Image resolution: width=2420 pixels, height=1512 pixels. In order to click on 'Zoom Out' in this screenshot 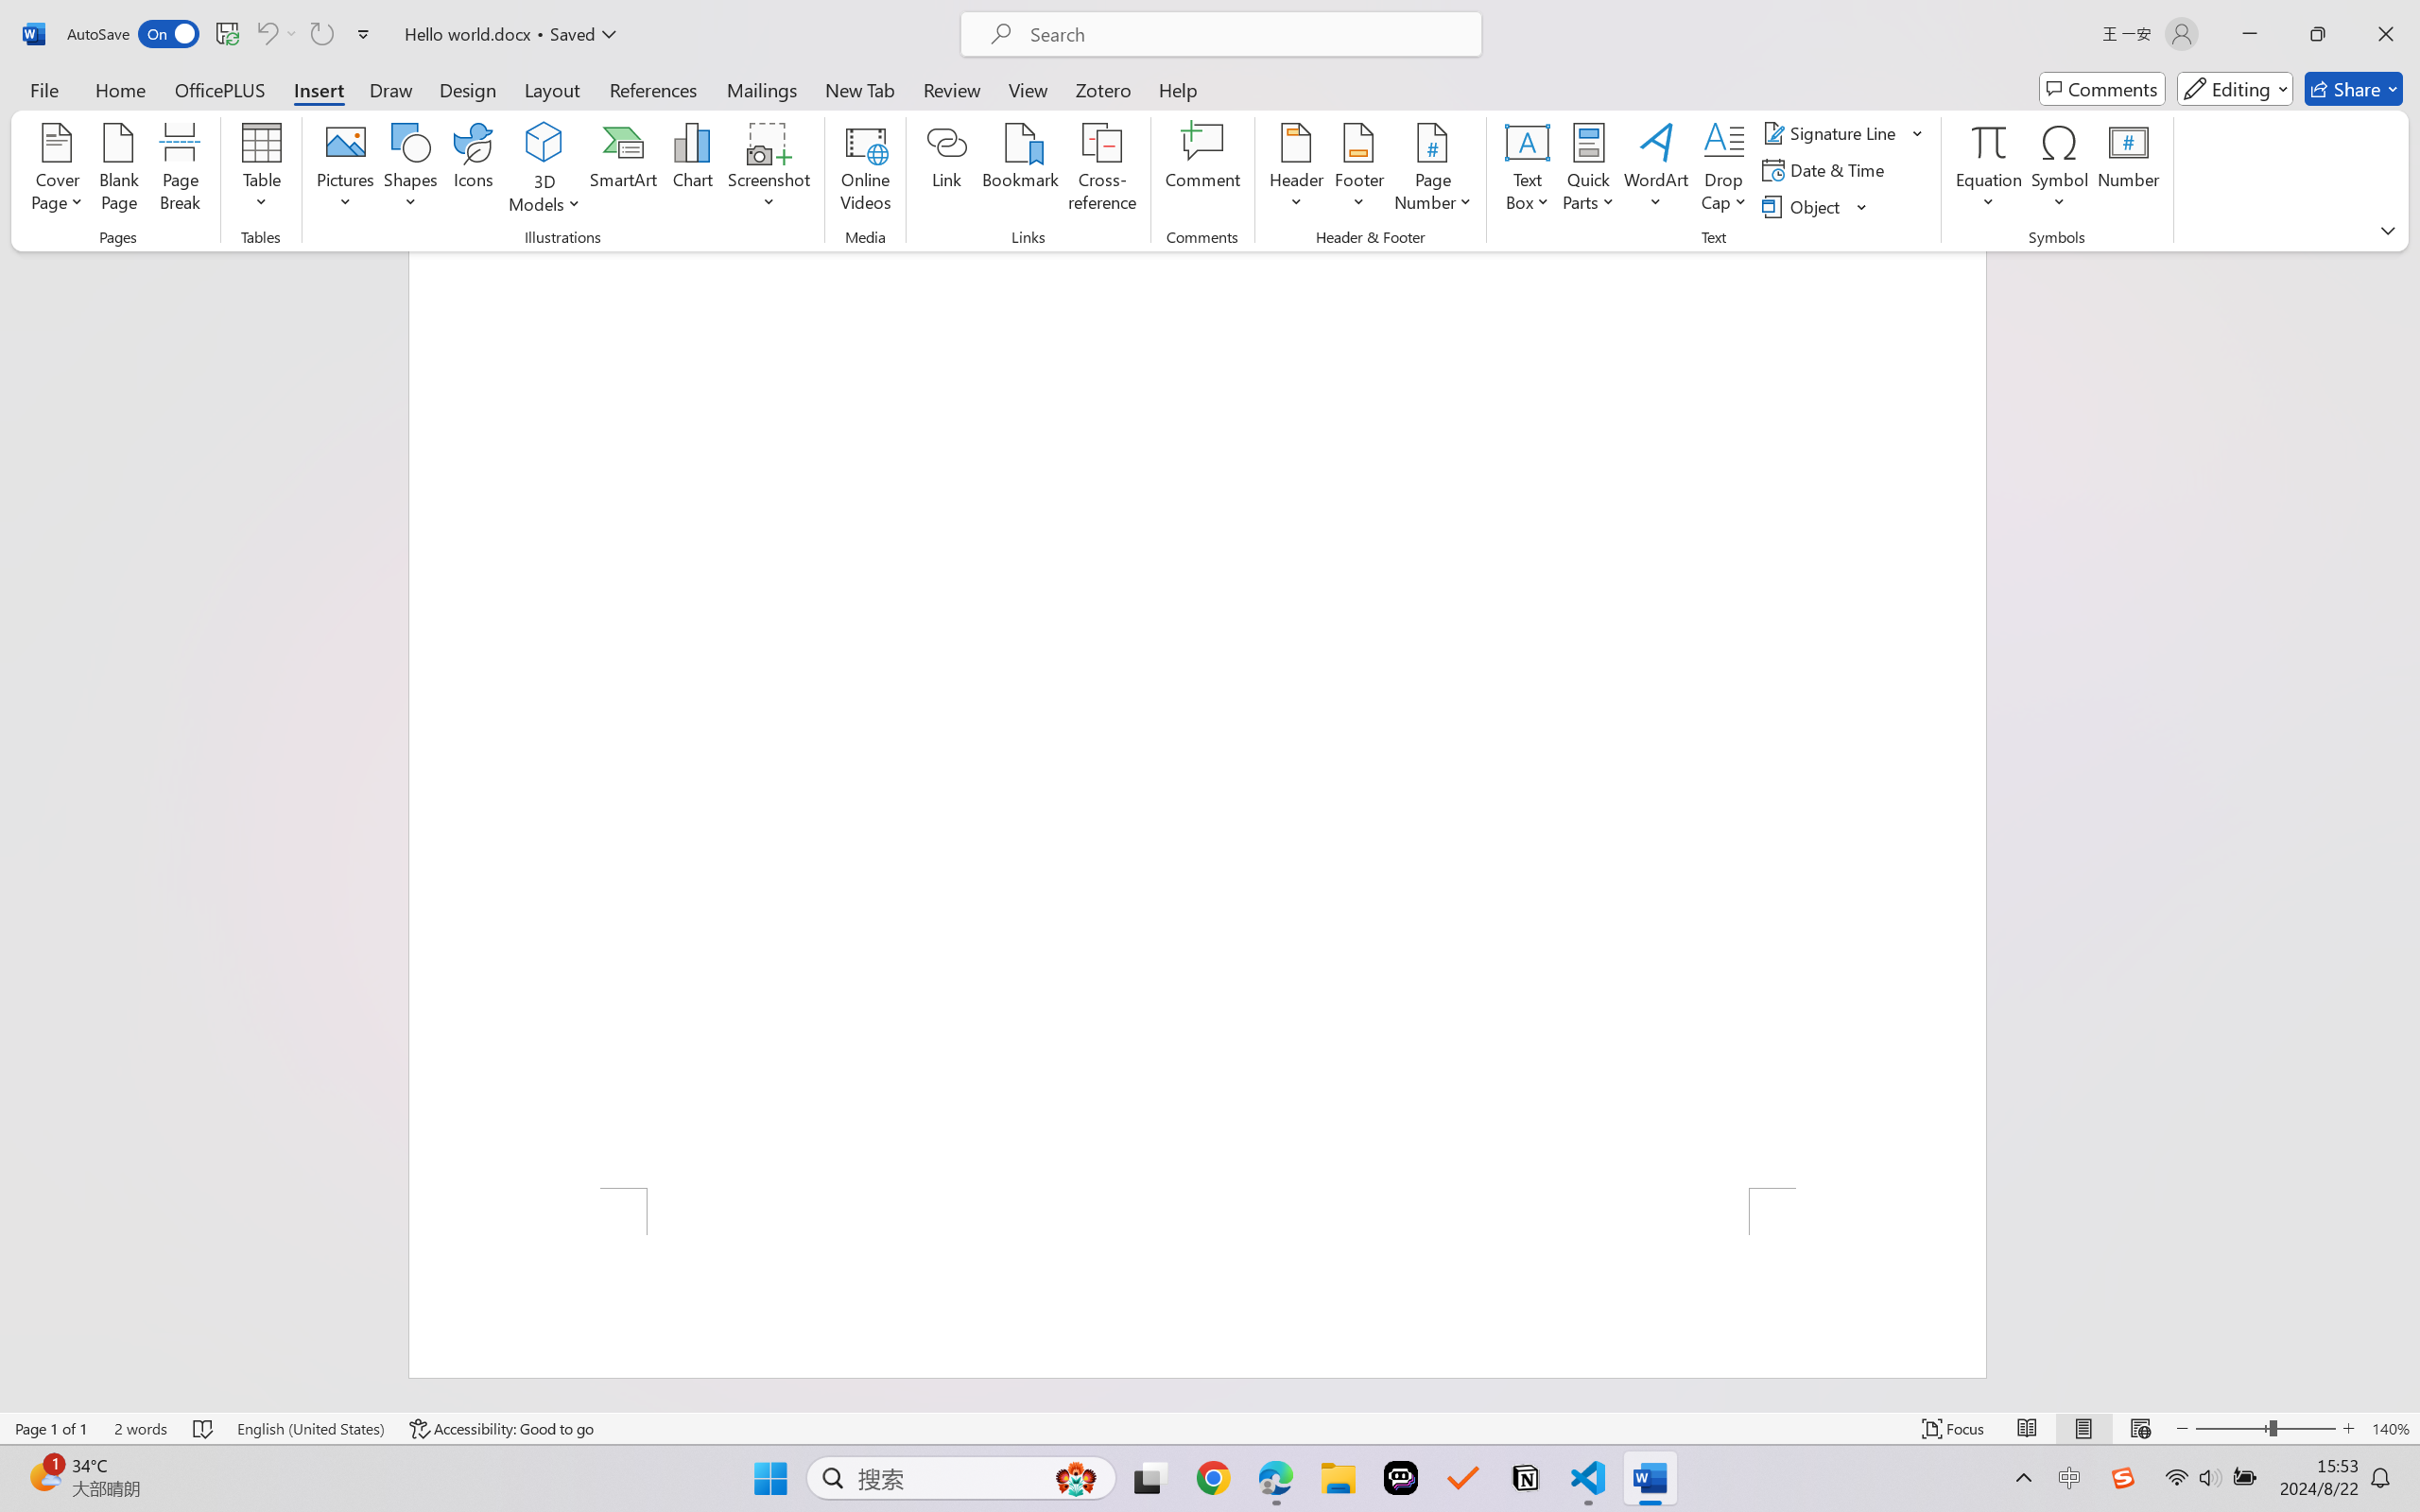, I will do `click(2231, 1428)`.